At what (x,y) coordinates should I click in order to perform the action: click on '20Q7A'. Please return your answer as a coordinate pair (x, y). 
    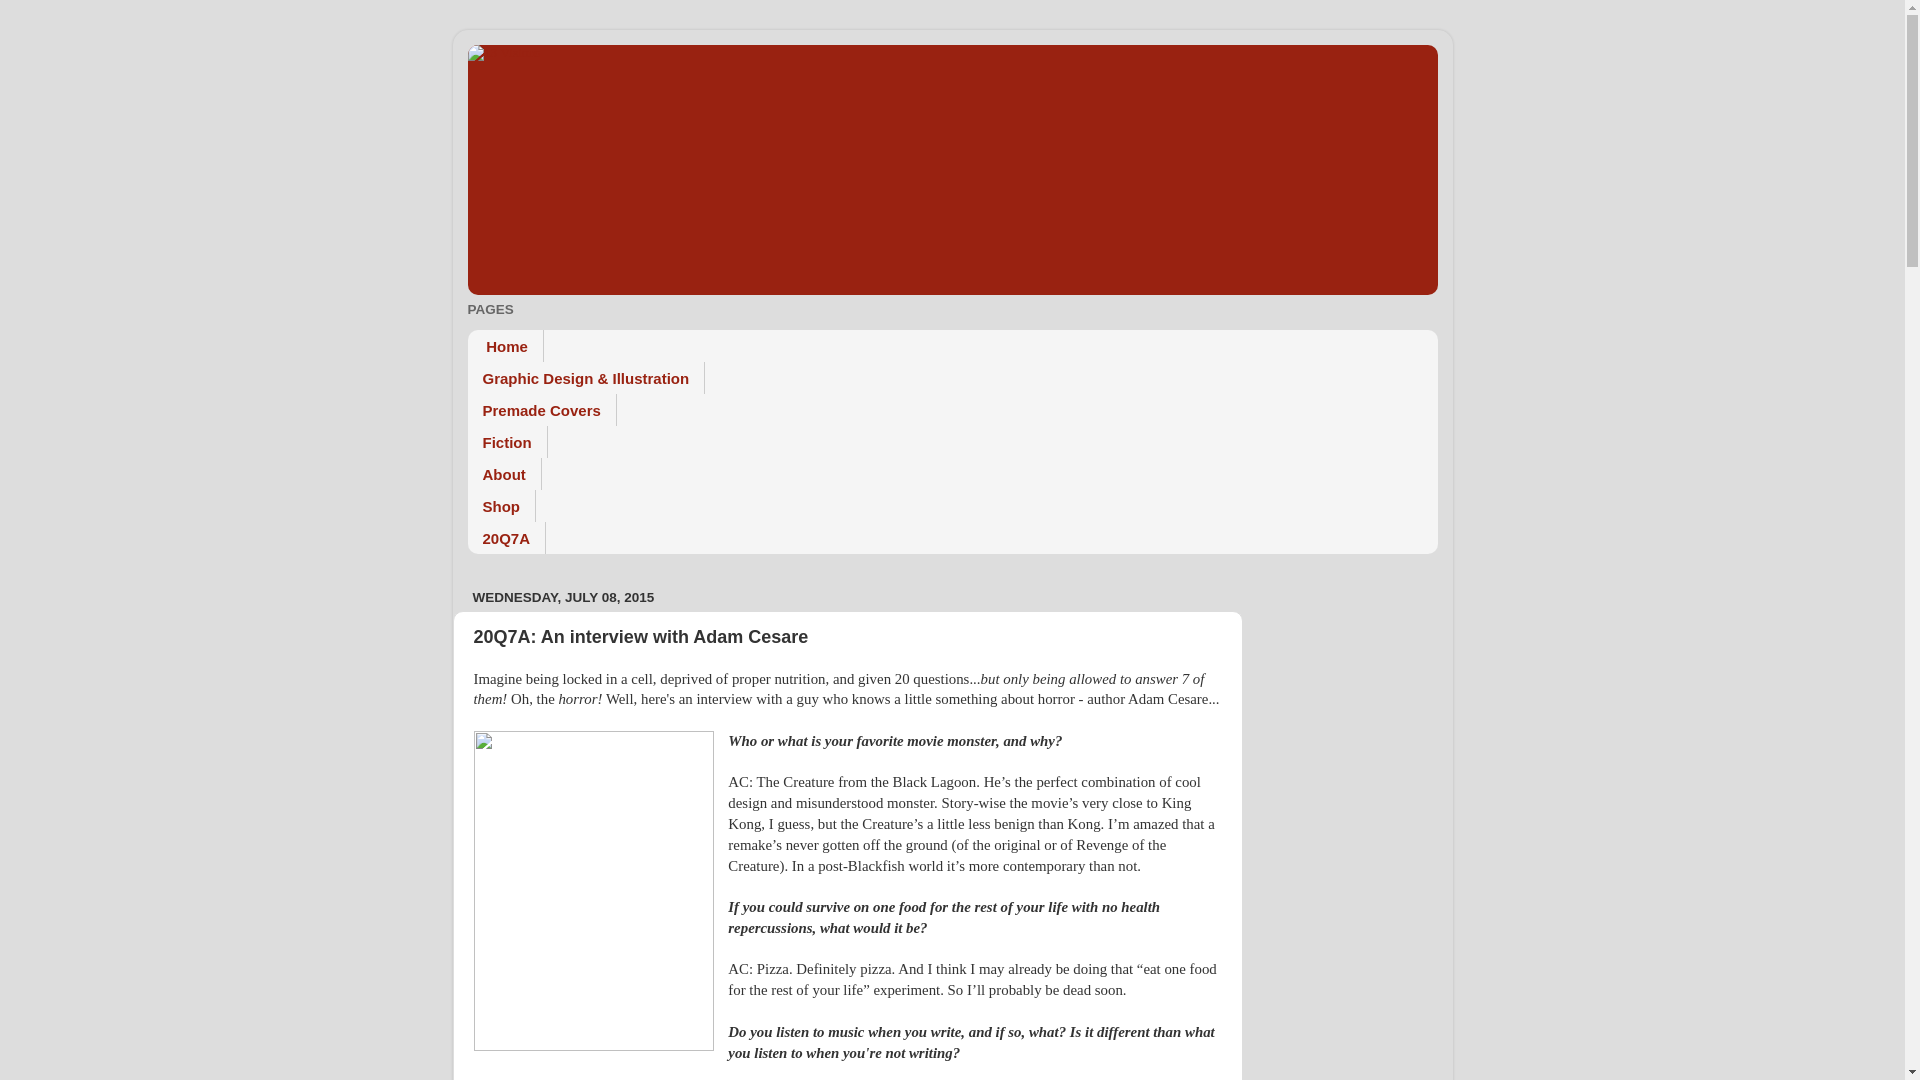
    Looking at the image, I should click on (507, 536).